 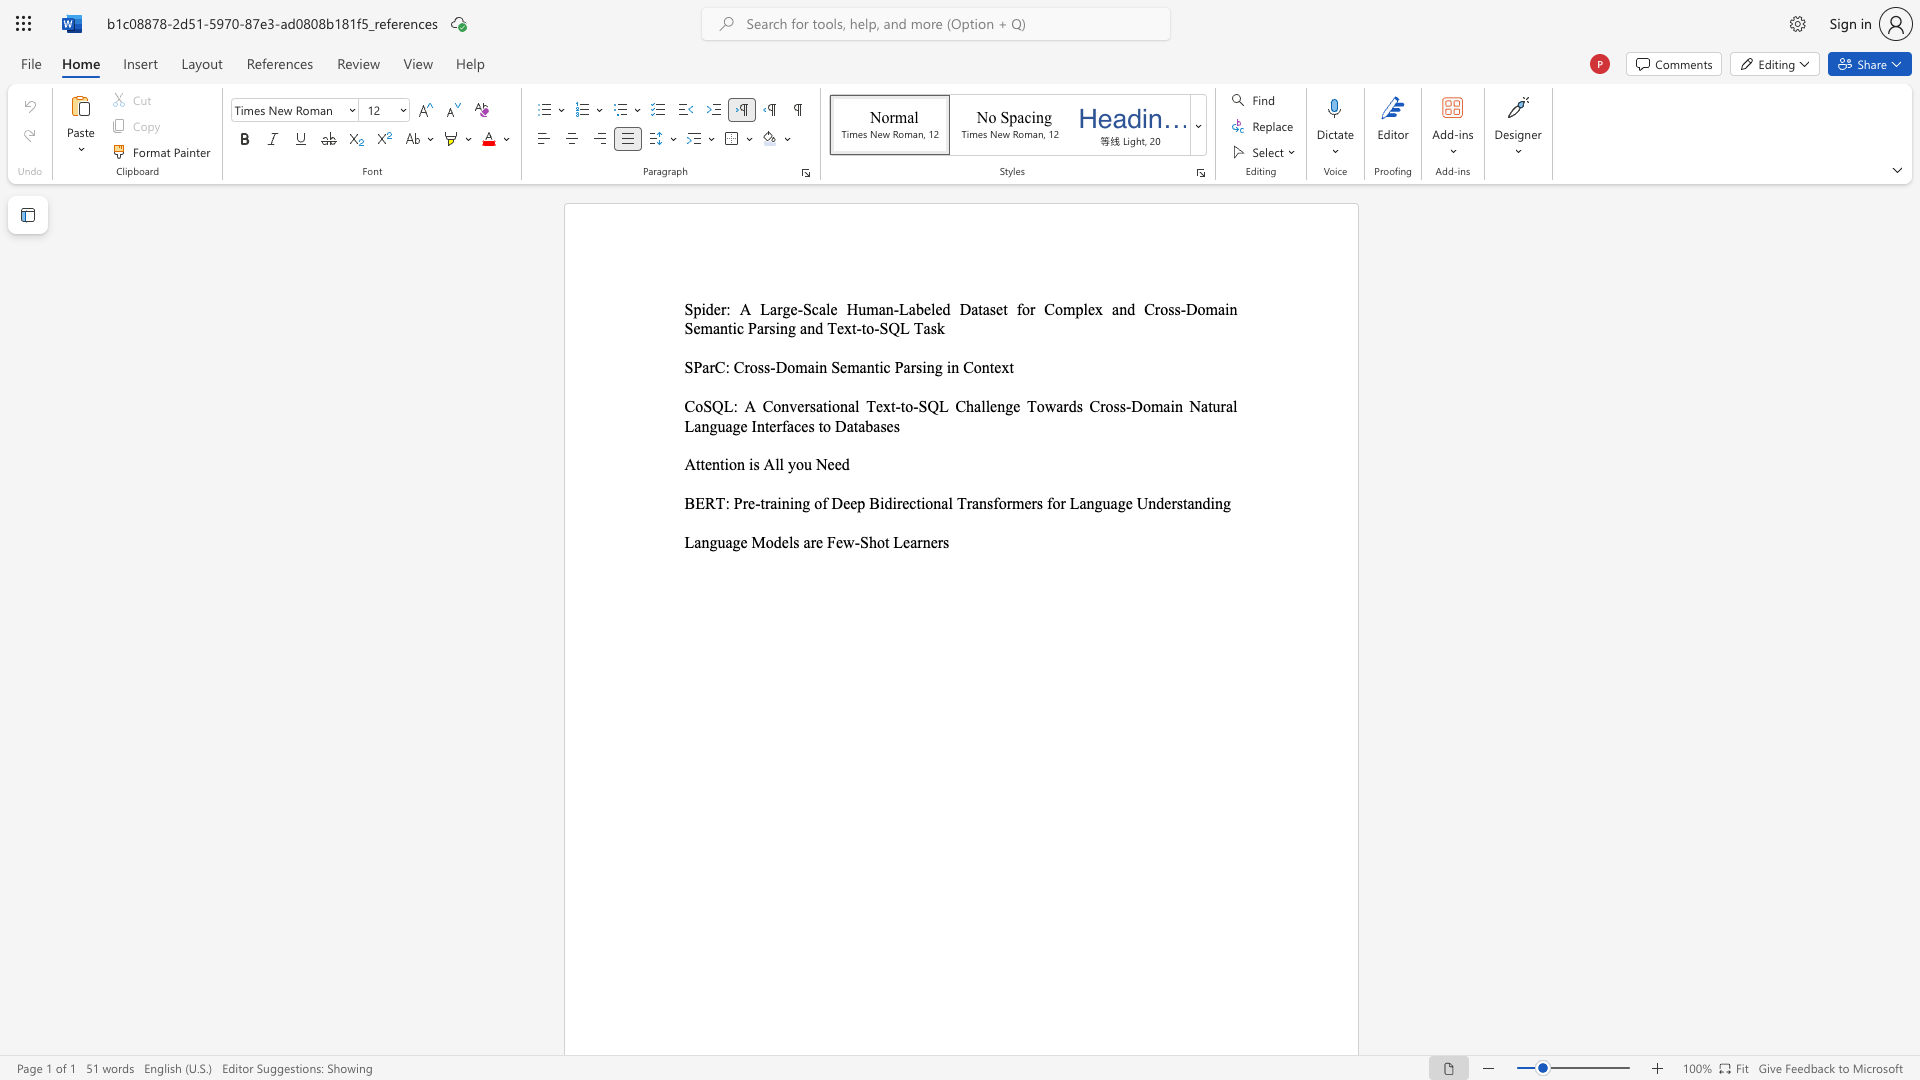 What do you see at coordinates (780, 405) in the screenshot?
I see `the subset text "nversational Text-to-SQL C" within the text "CoSQL: A Conversational Text-to-SQL Challenge Towards Cross-Domain Natural Language Interfaces to Databases"` at bounding box center [780, 405].